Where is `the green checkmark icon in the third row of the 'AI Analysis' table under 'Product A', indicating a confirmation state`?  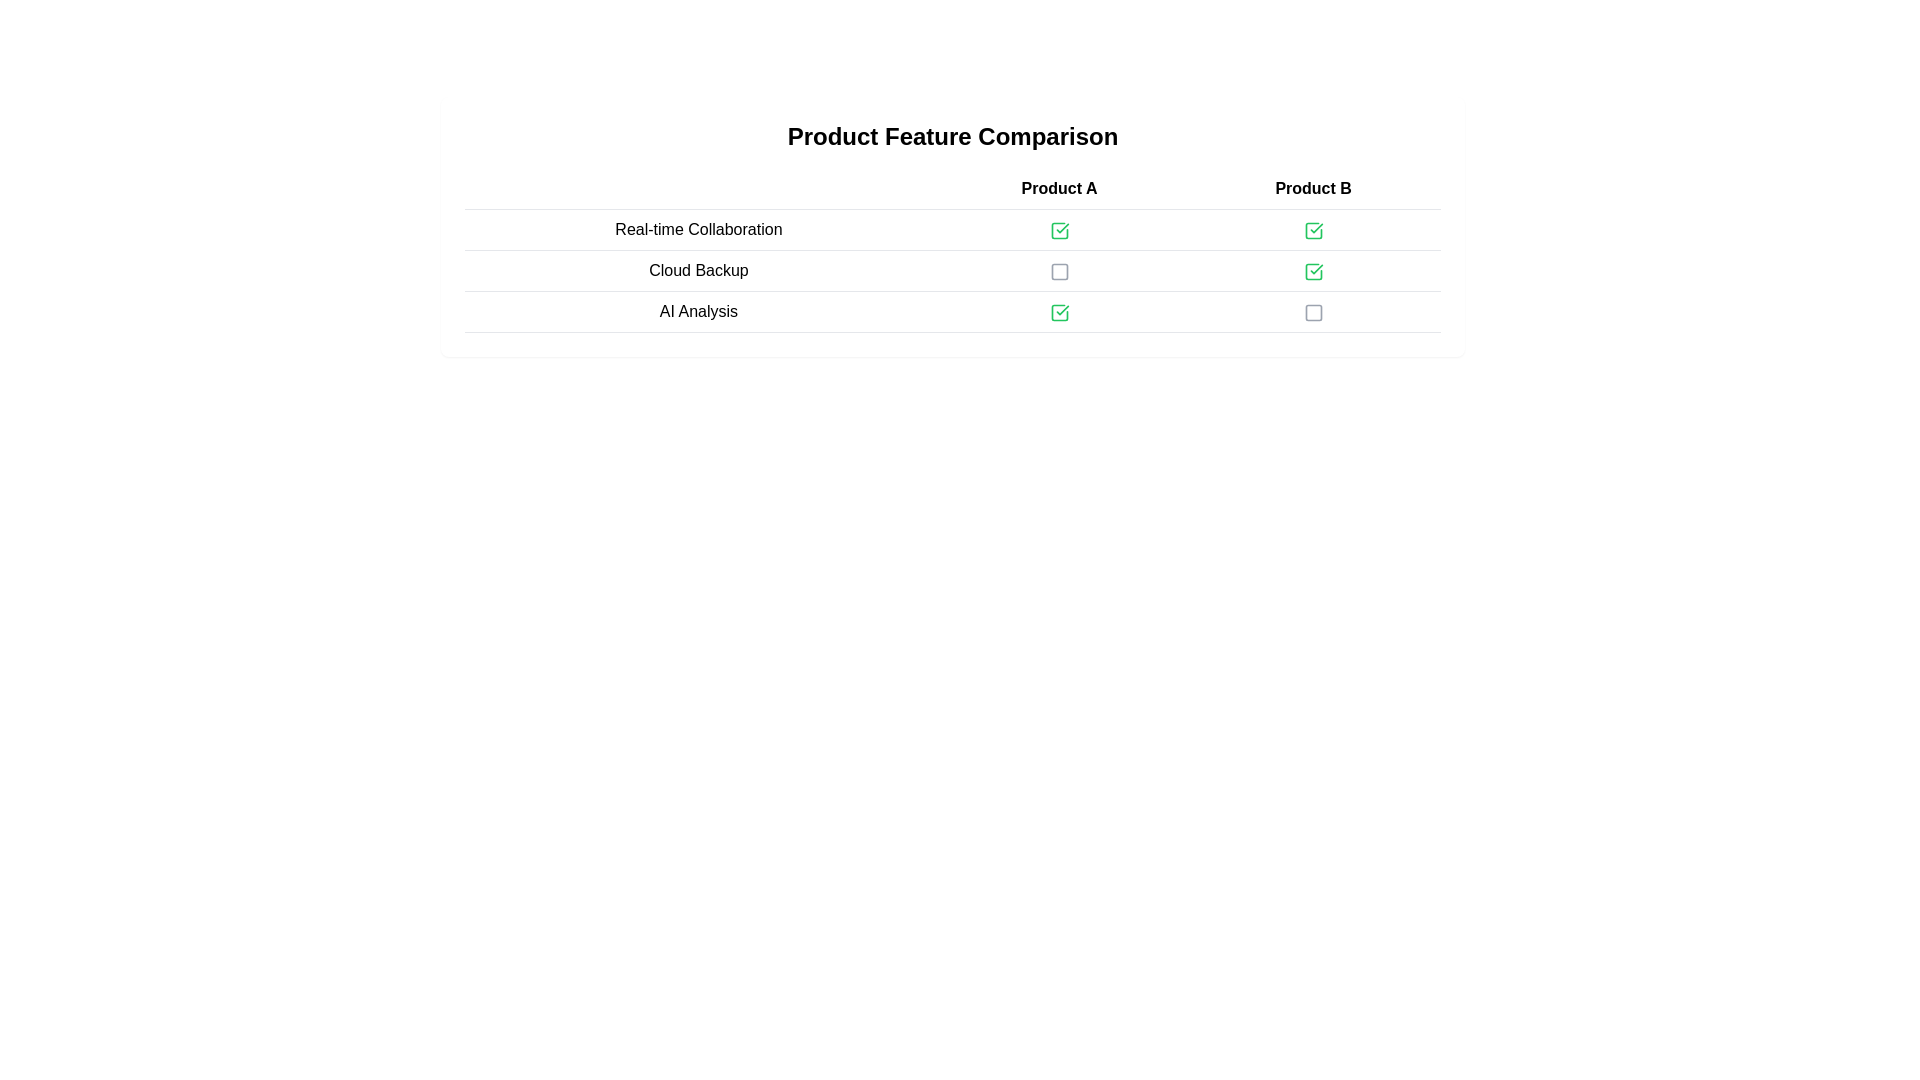 the green checkmark icon in the third row of the 'AI Analysis' table under 'Product A', indicating a confirmation state is located at coordinates (1058, 312).